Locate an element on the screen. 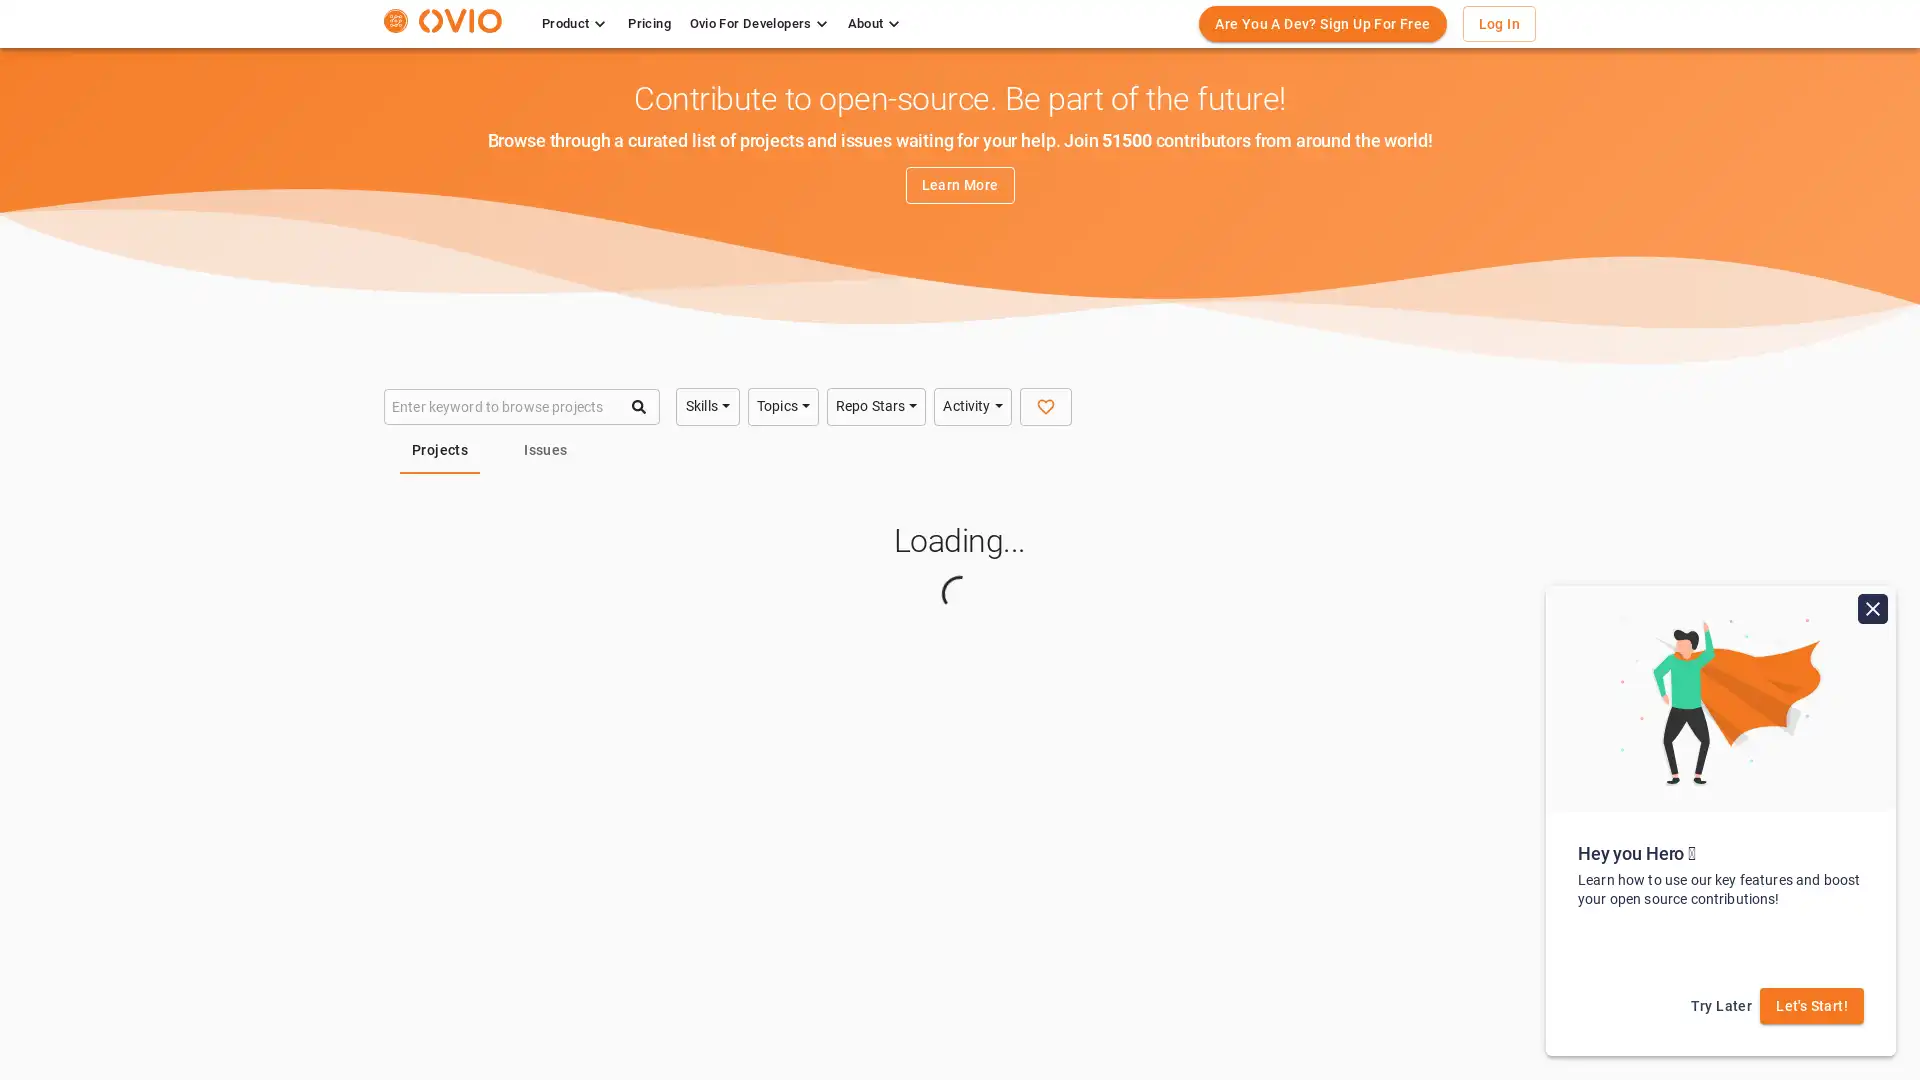 This screenshot has height=1080, width=1920. About is located at coordinates (874, 23).